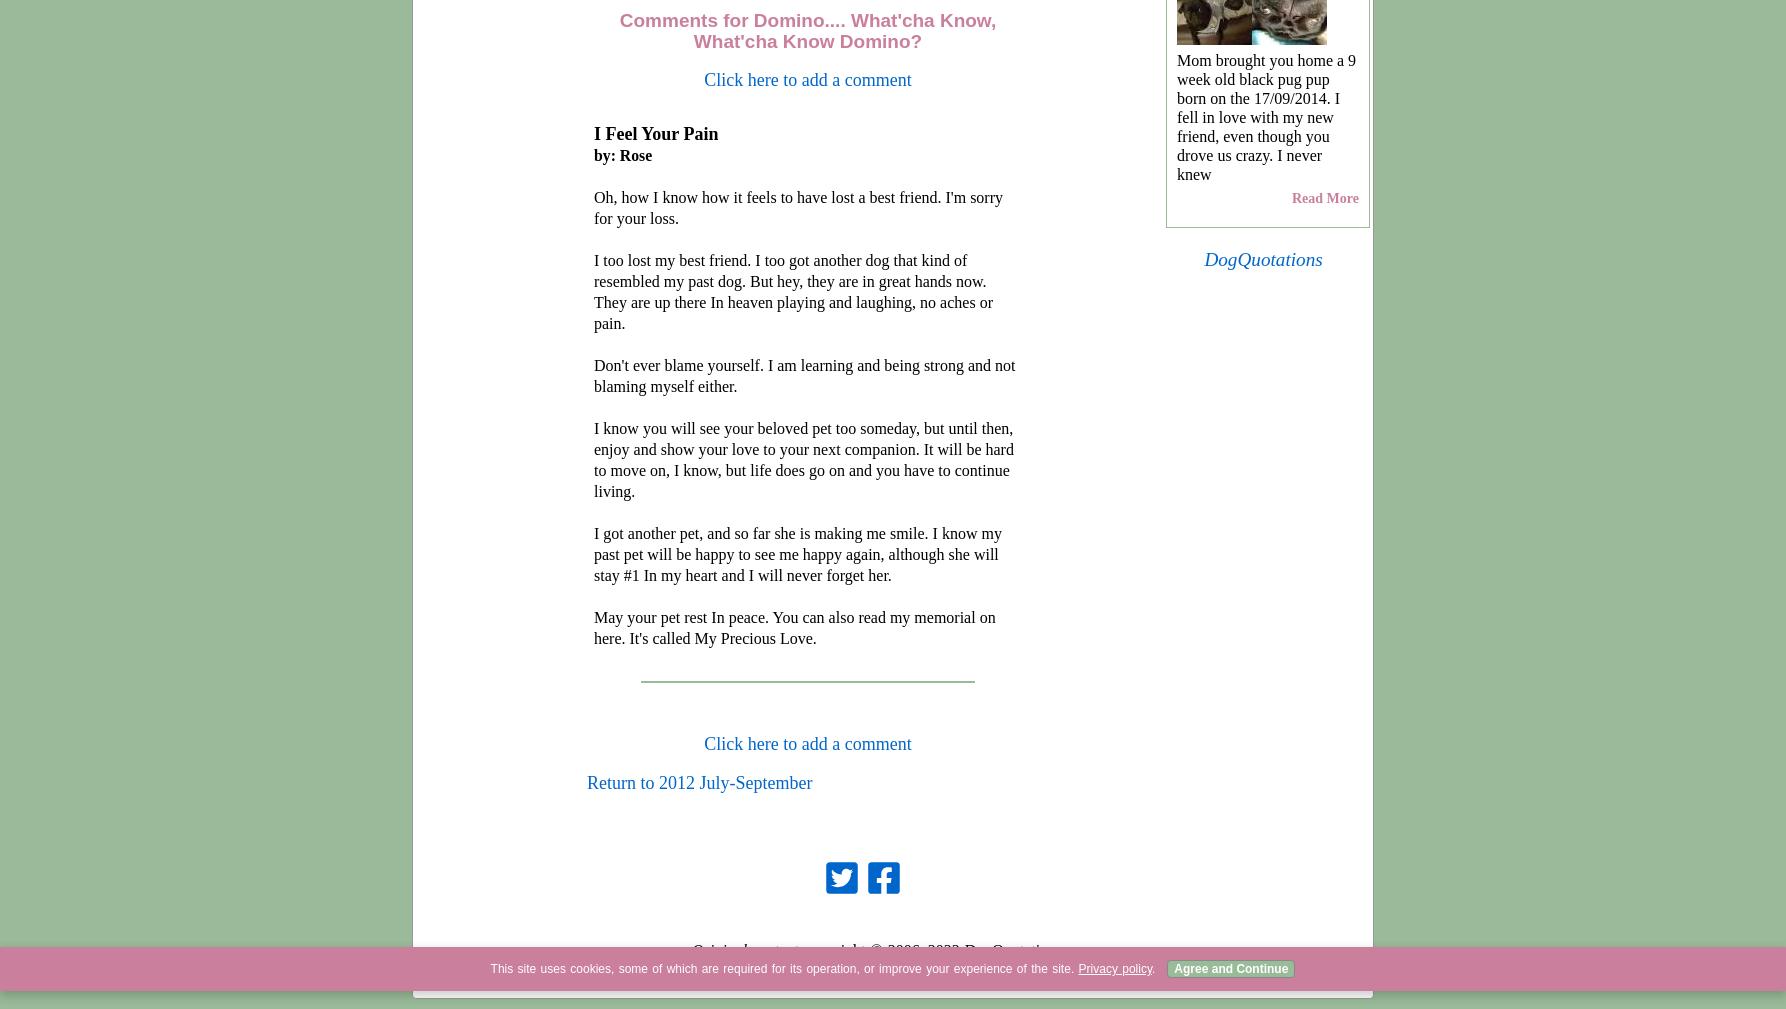 Image resolution: width=1786 pixels, height=1009 pixels. What do you see at coordinates (1152, 969) in the screenshot?
I see `'.'` at bounding box center [1152, 969].